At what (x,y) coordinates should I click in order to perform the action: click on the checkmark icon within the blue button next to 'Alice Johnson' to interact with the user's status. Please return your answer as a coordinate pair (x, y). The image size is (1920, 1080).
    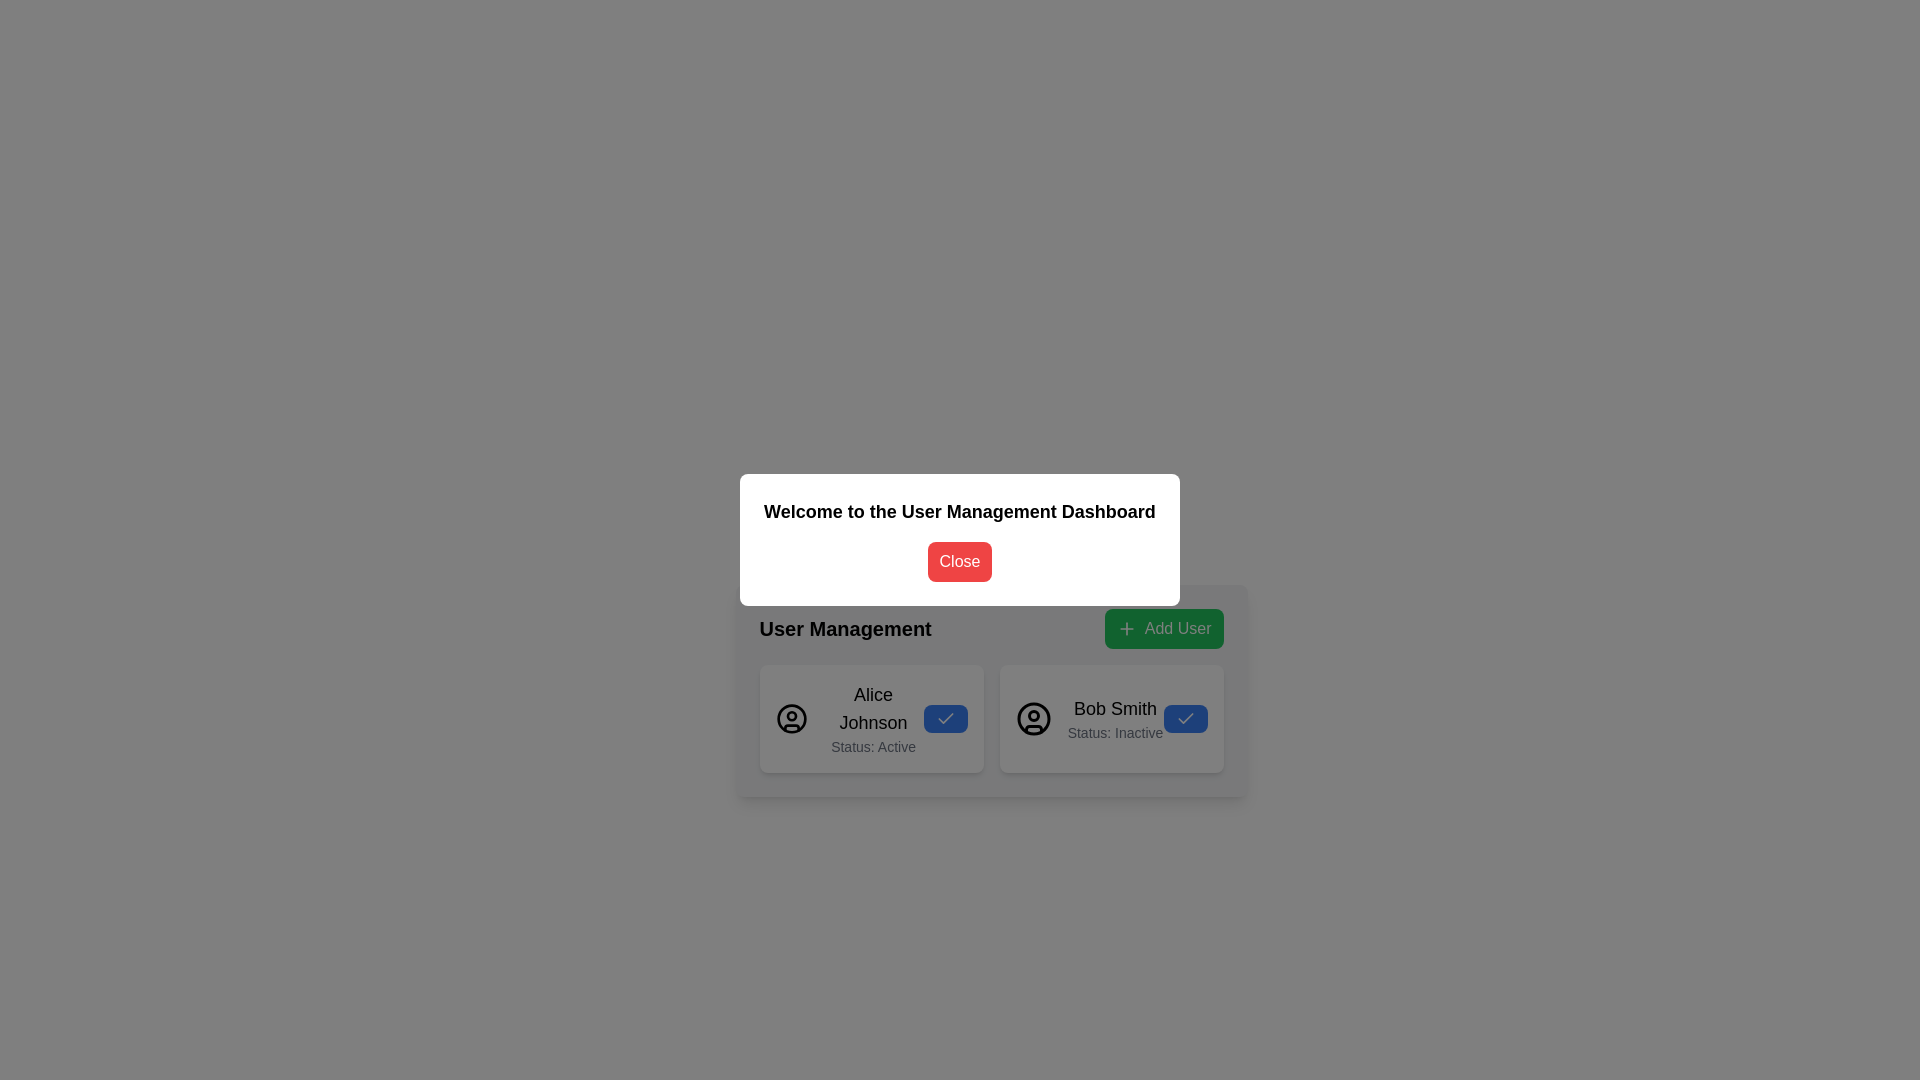
    Looking at the image, I should click on (944, 717).